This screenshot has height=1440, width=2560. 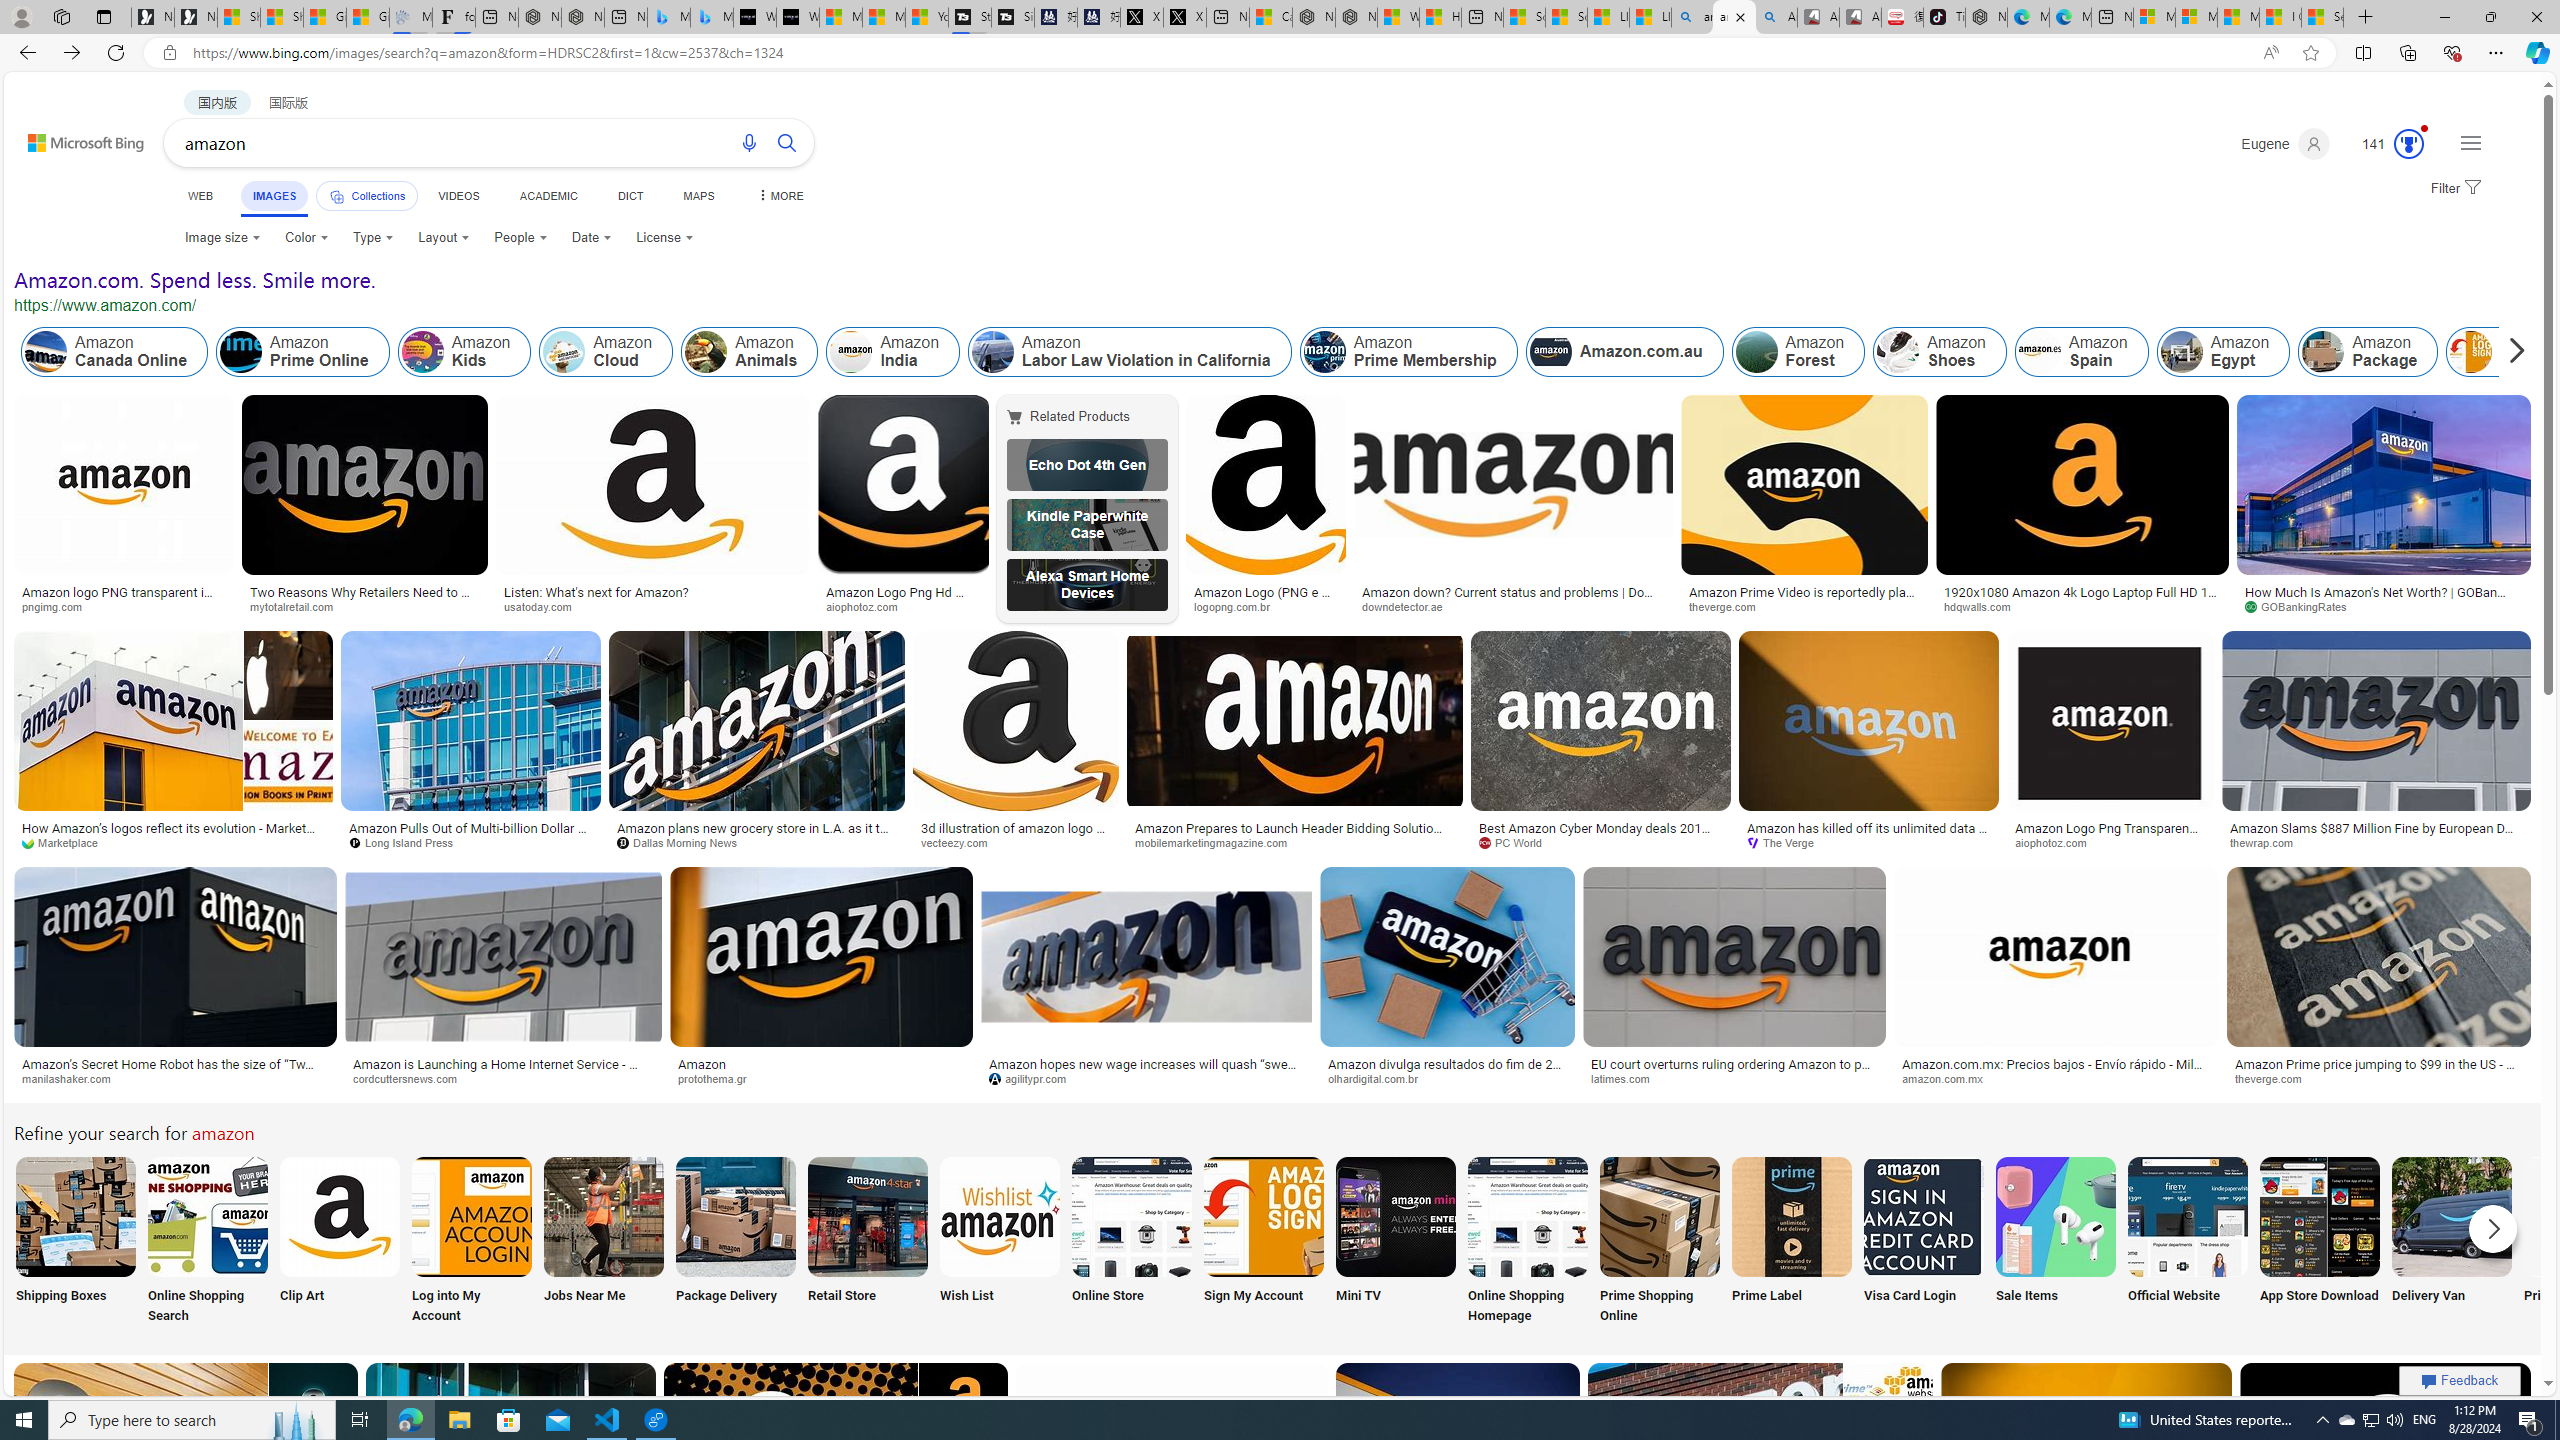 I want to click on 'Amazon Shoes', so click(x=1940, y=352).